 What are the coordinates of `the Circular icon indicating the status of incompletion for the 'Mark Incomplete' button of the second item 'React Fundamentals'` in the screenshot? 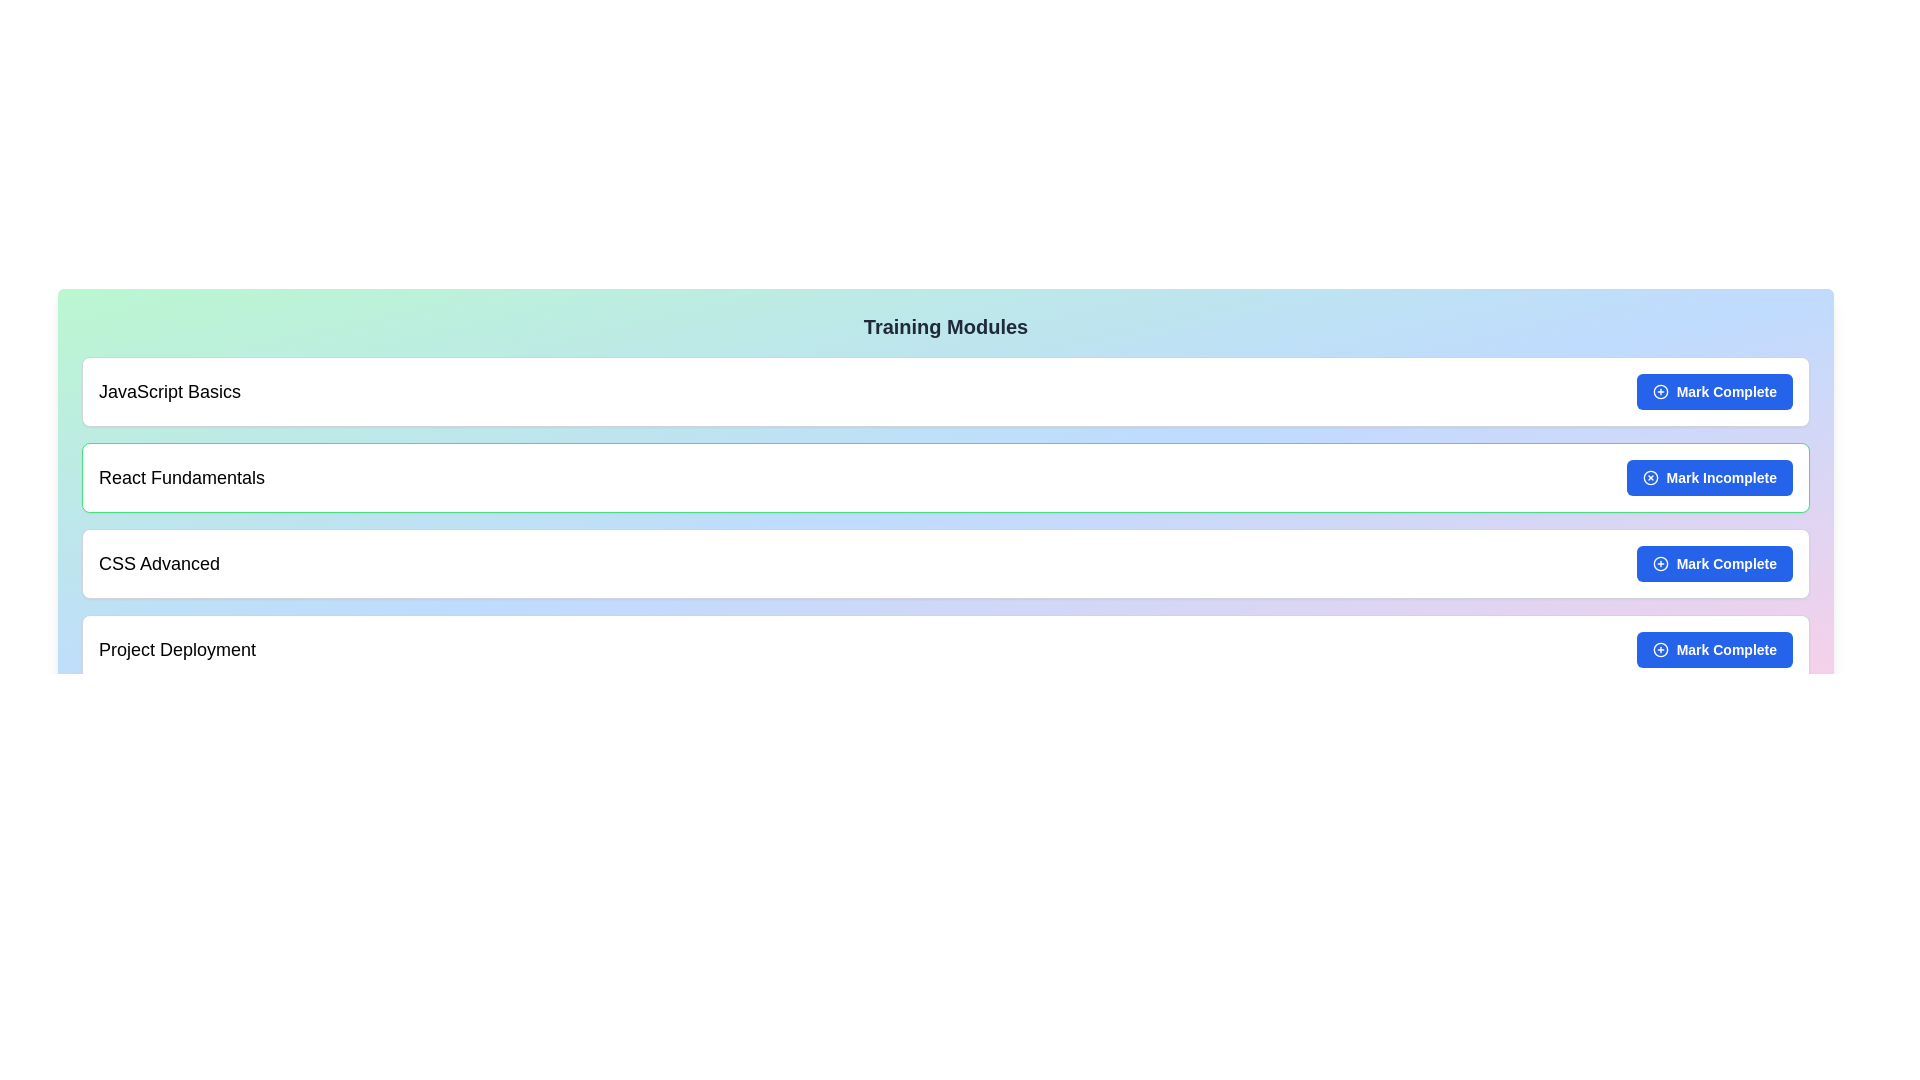 It's located at (1650, 478).